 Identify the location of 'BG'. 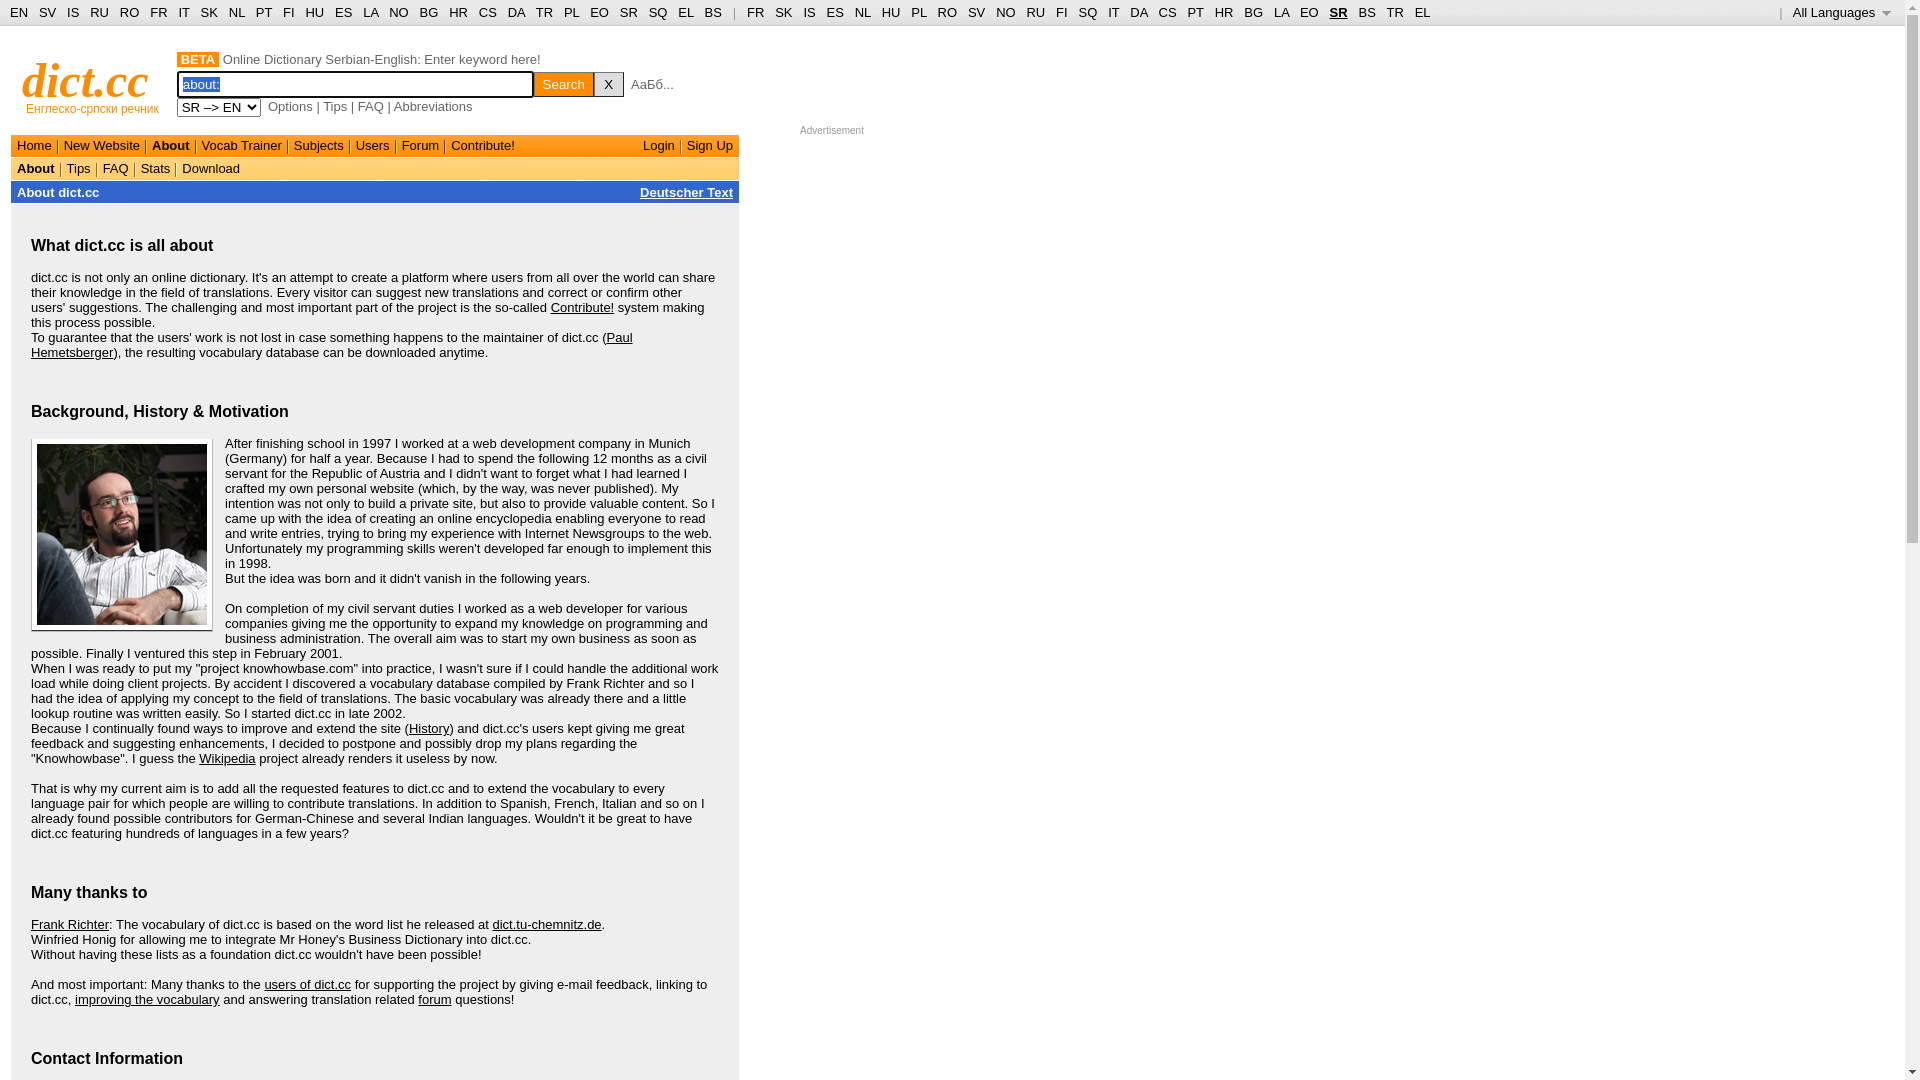
(419, 12).